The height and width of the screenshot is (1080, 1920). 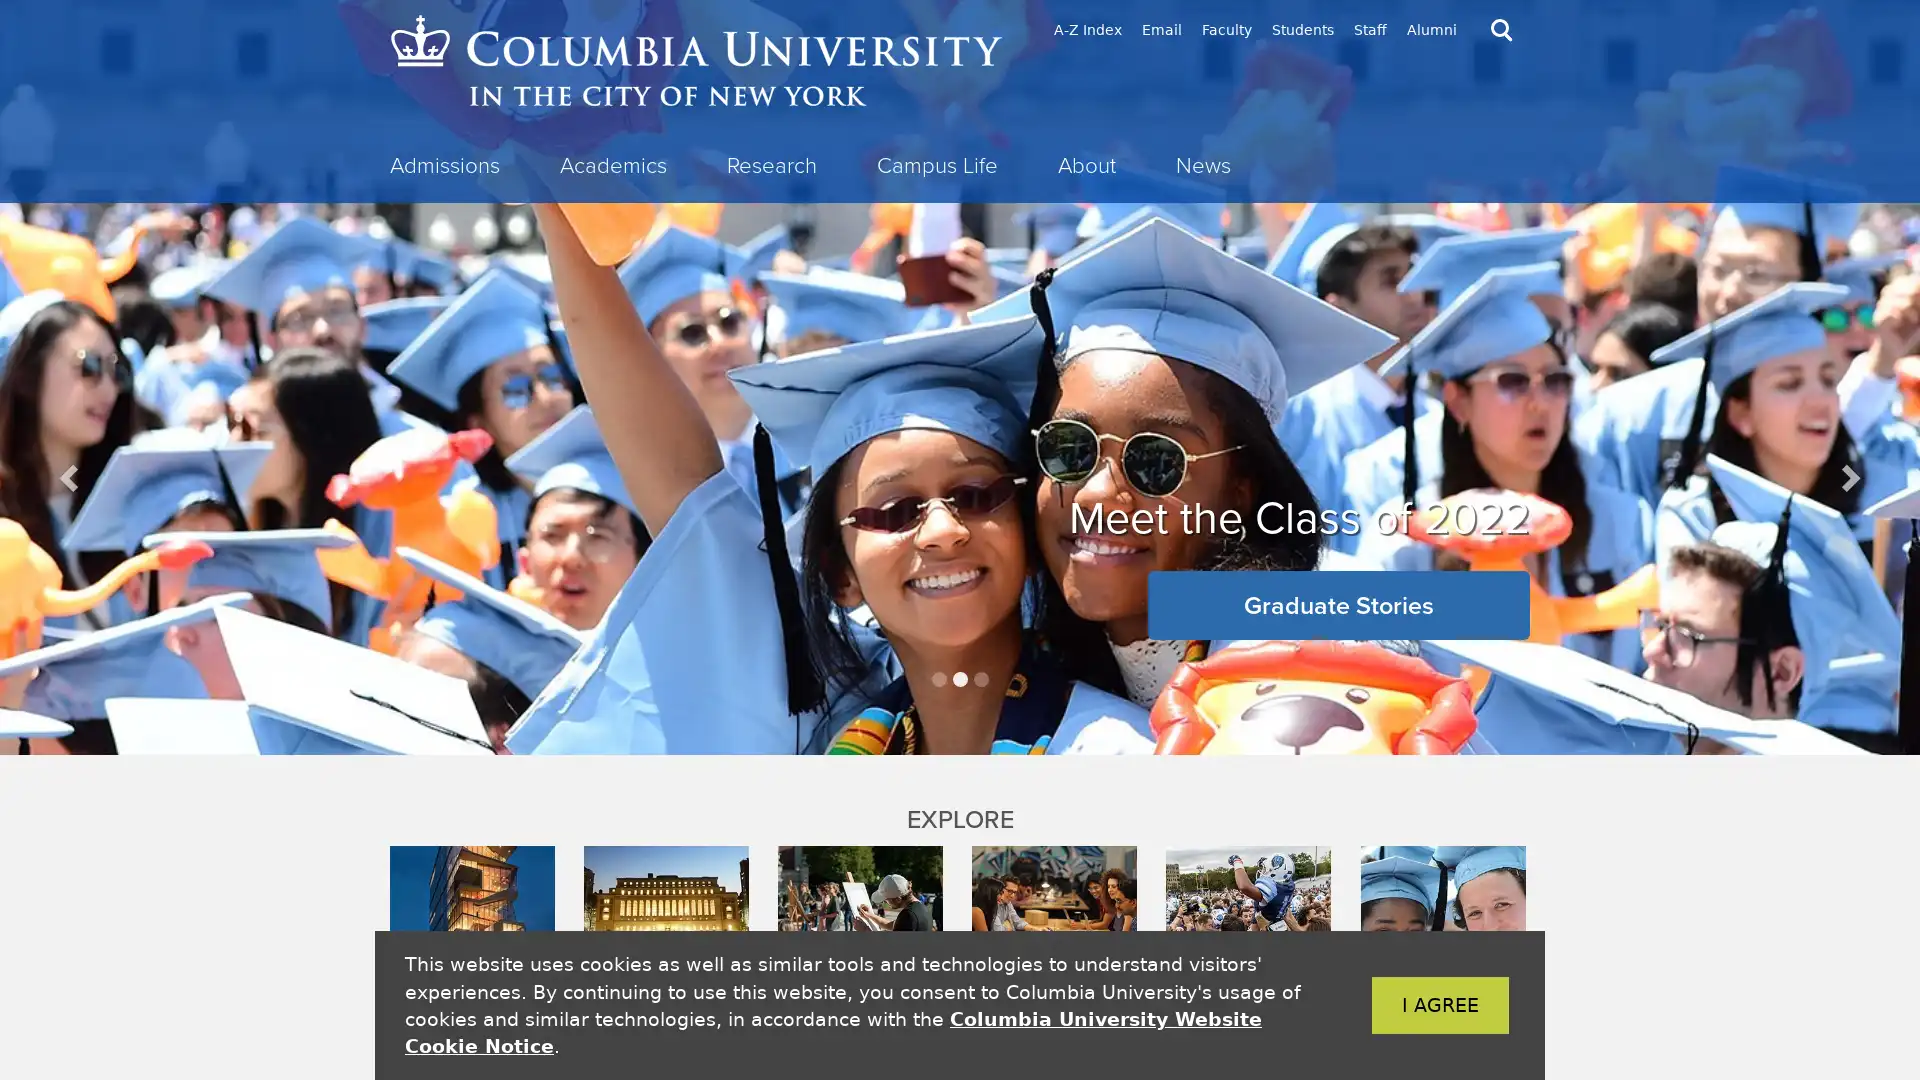 I want to click on Previous, so click(x=71, y=477).